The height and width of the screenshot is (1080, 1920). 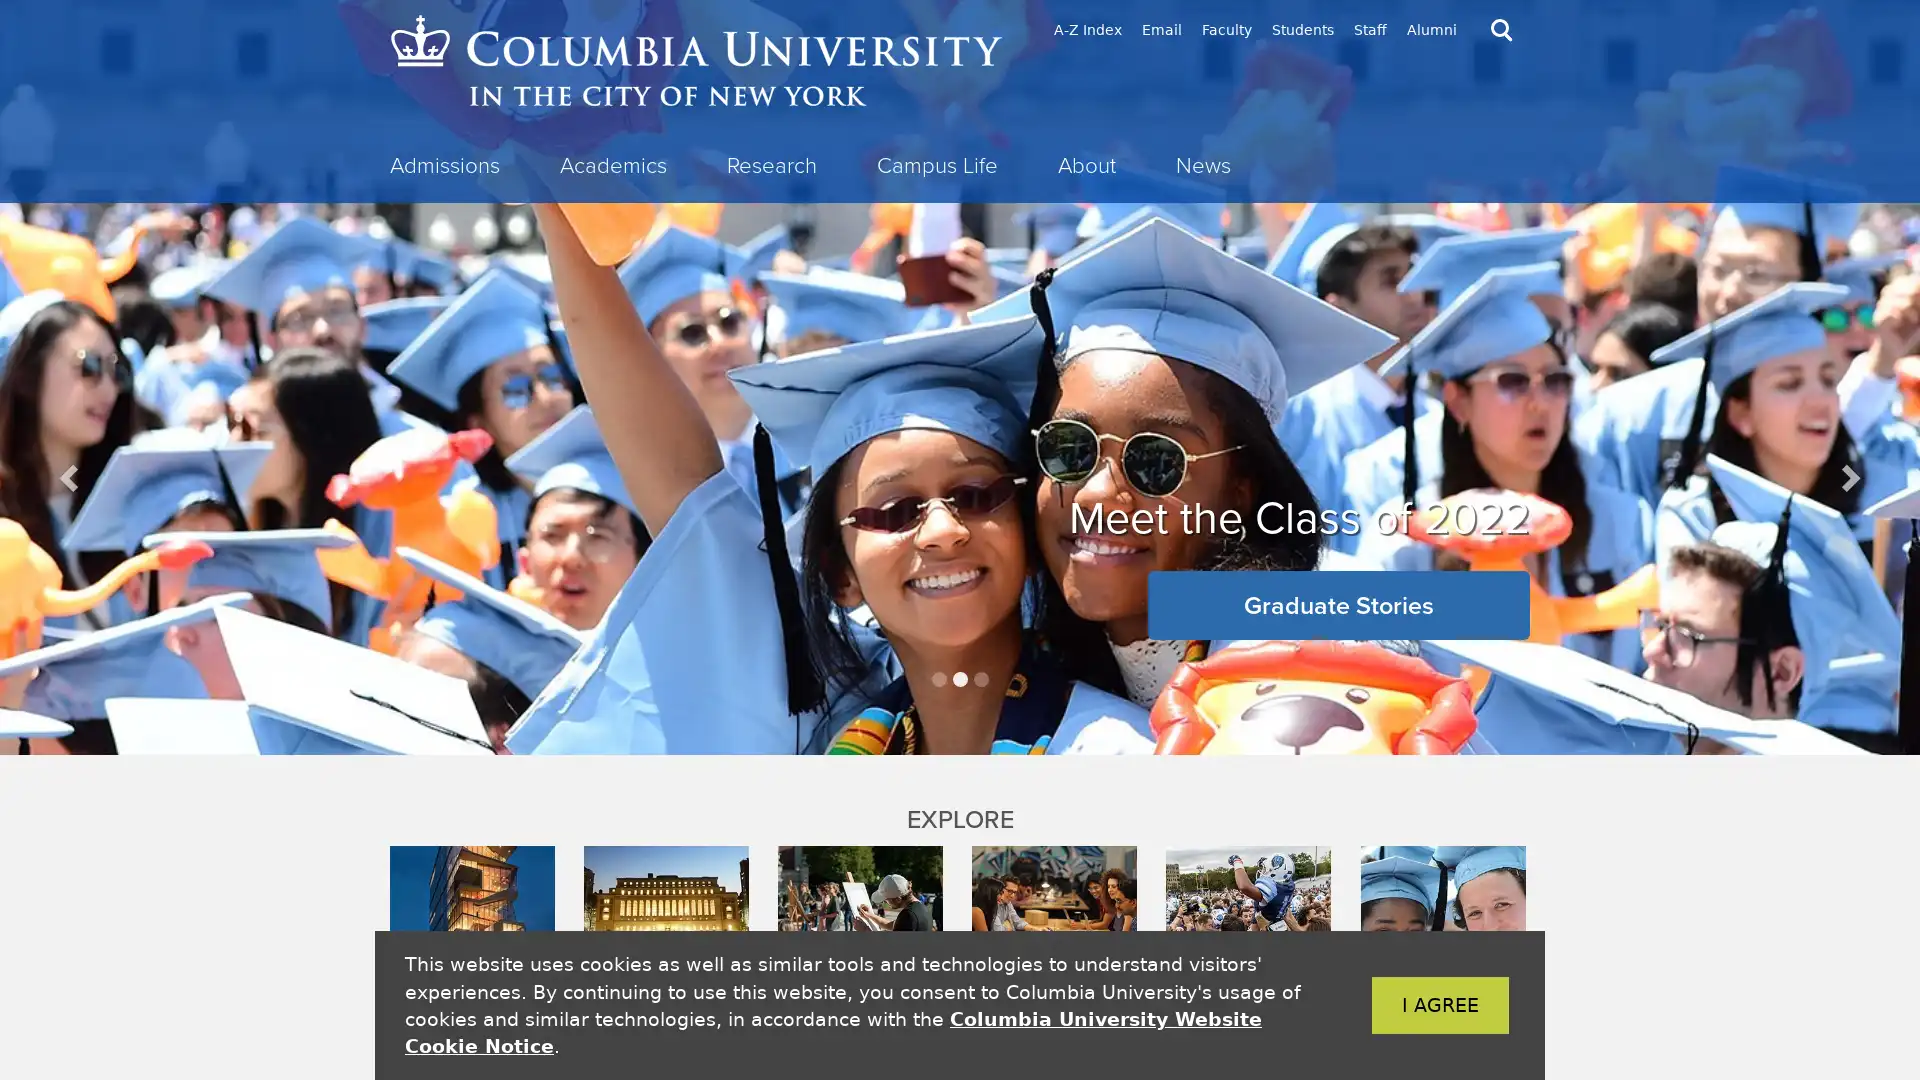 I want to click on Previous, so click(x=71, y=477).